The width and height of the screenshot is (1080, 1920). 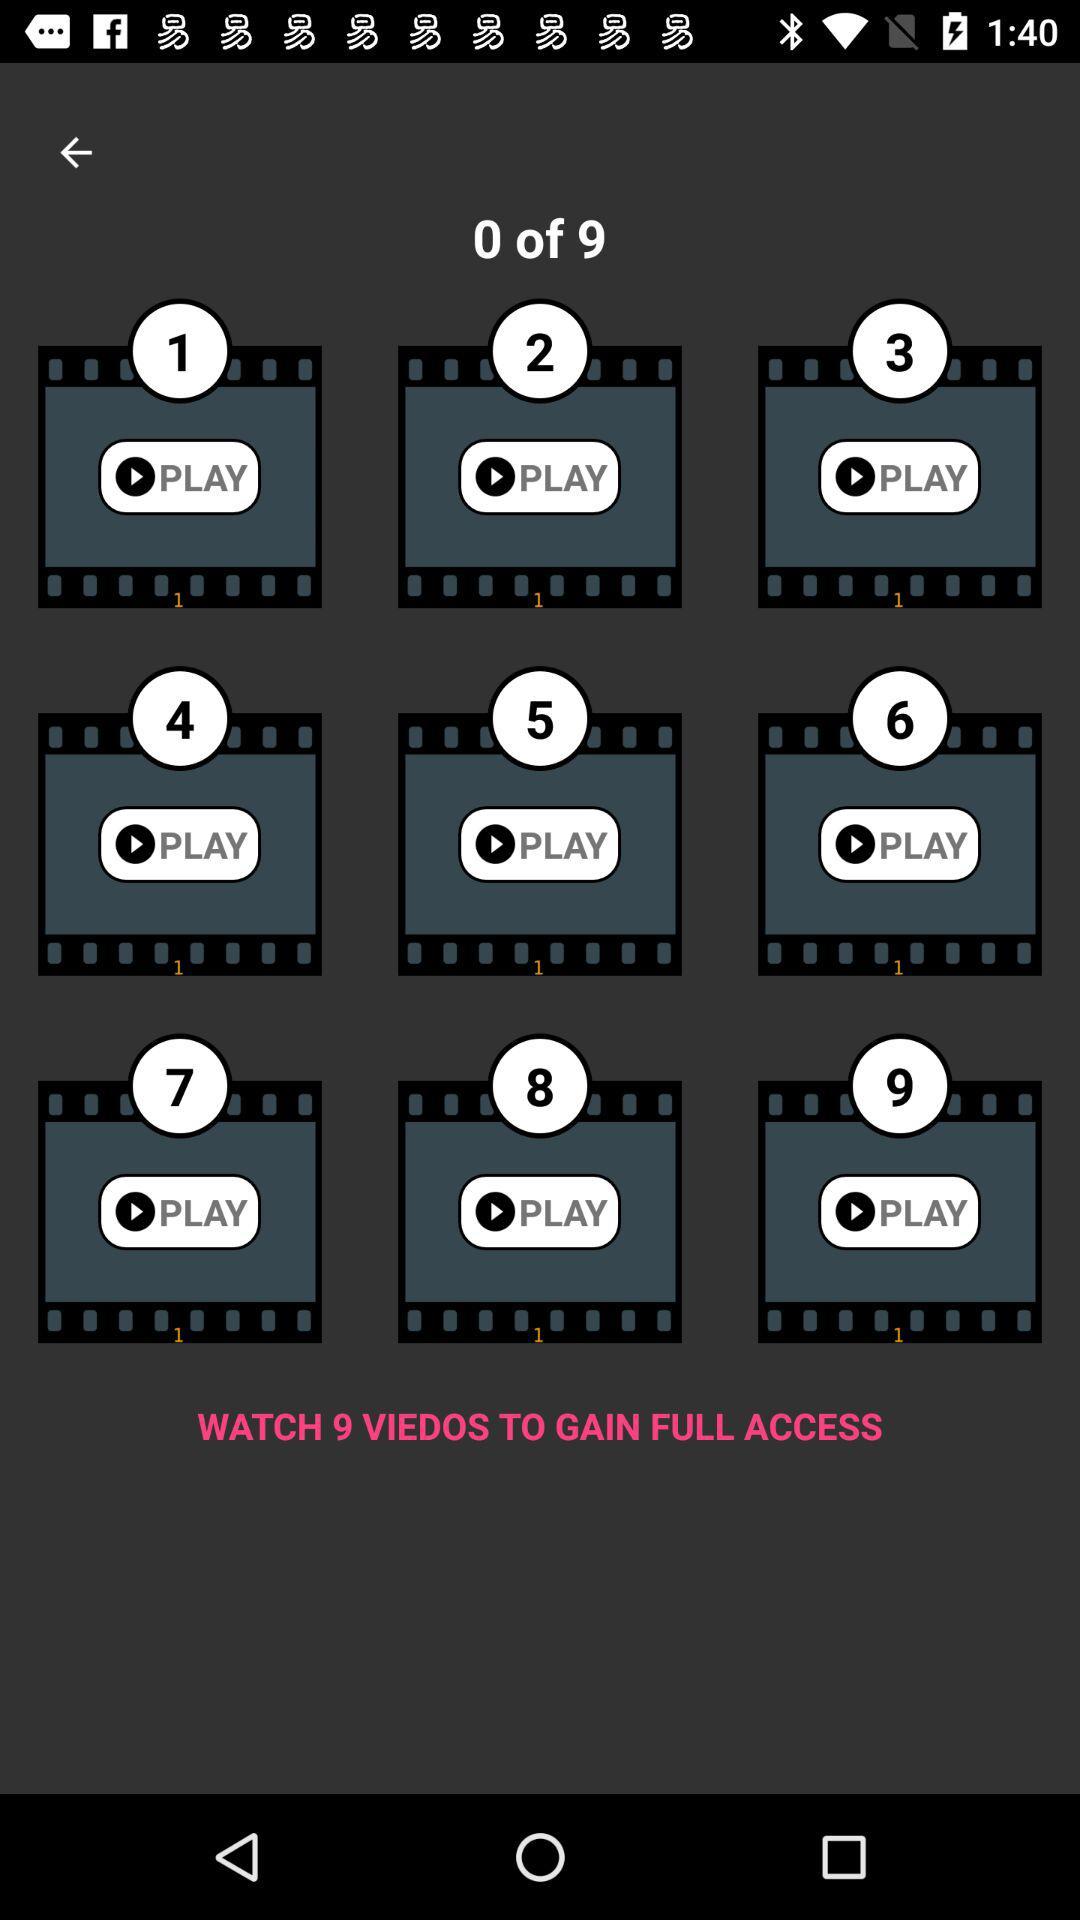 What do you see at coordinates (75, 151) in the screenshot?
I see `icon above the 1 item` at bounding box center [75, 151].